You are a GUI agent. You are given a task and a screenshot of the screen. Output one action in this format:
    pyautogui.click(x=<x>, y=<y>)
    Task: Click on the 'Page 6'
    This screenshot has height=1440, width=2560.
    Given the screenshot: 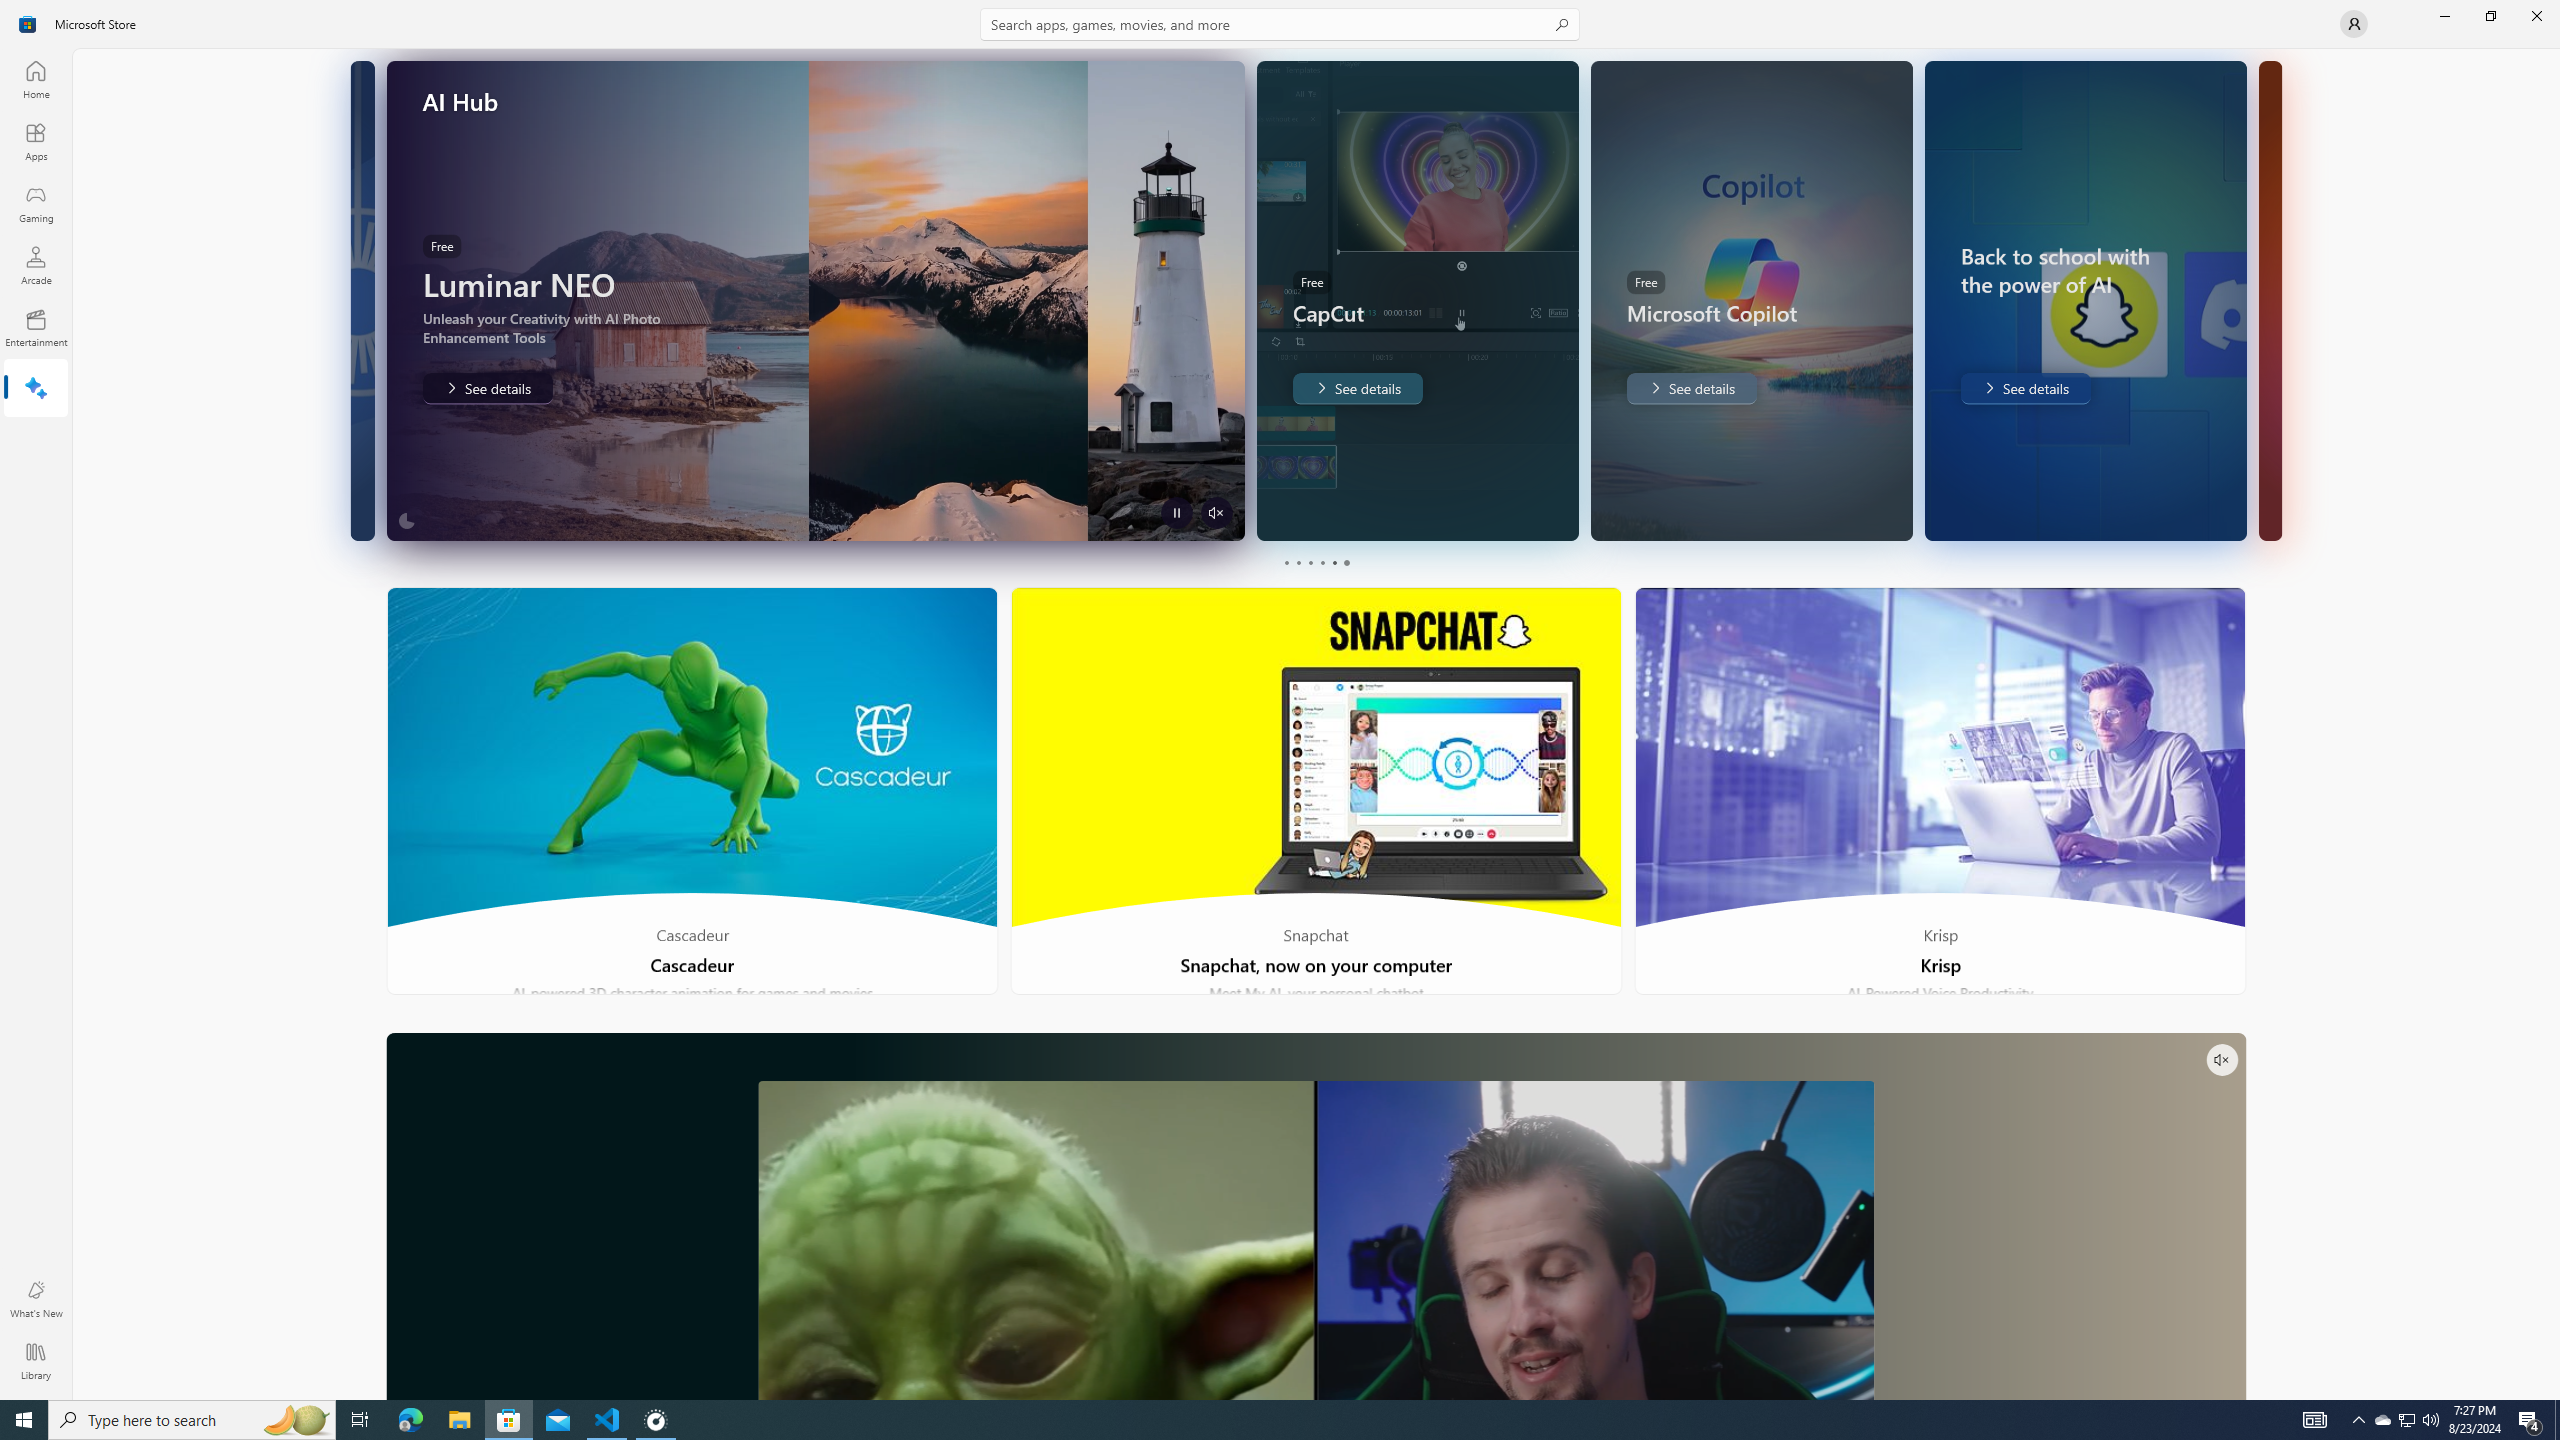 What is the action you would take?
    pyautogui.click(x=1345, y=562)
    